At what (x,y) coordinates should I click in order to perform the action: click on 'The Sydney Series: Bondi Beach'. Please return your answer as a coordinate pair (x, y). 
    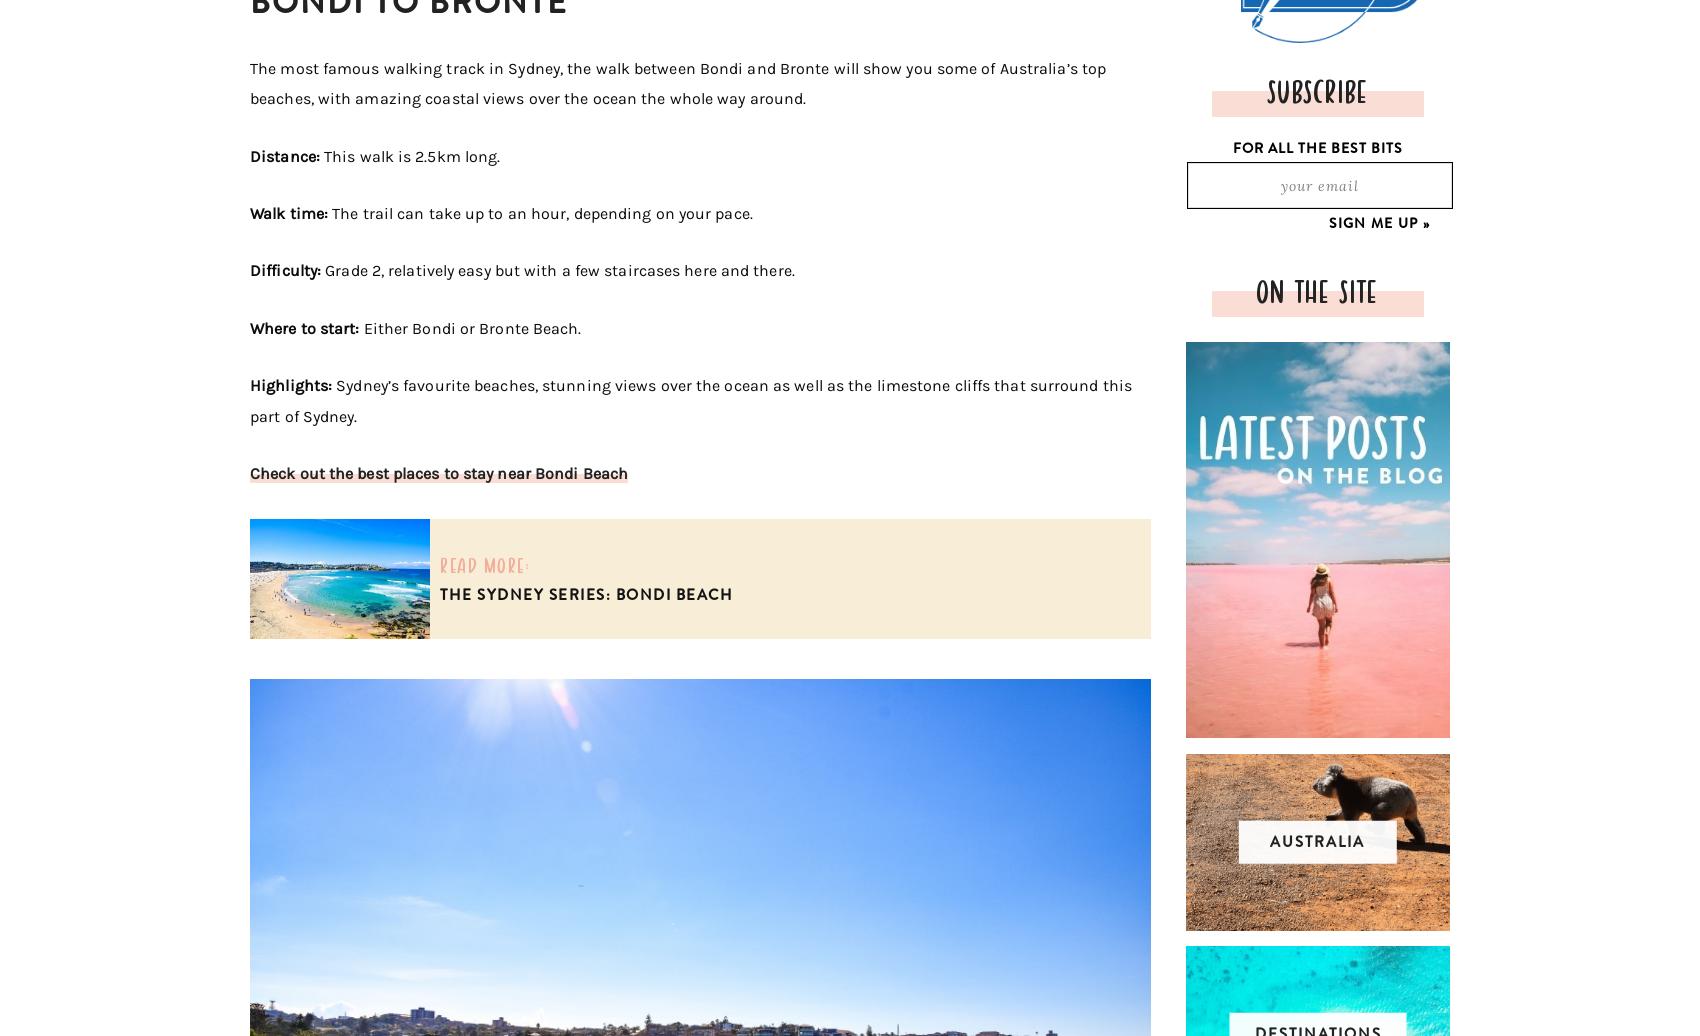
    Looking at the image, I should click on (585, 594).